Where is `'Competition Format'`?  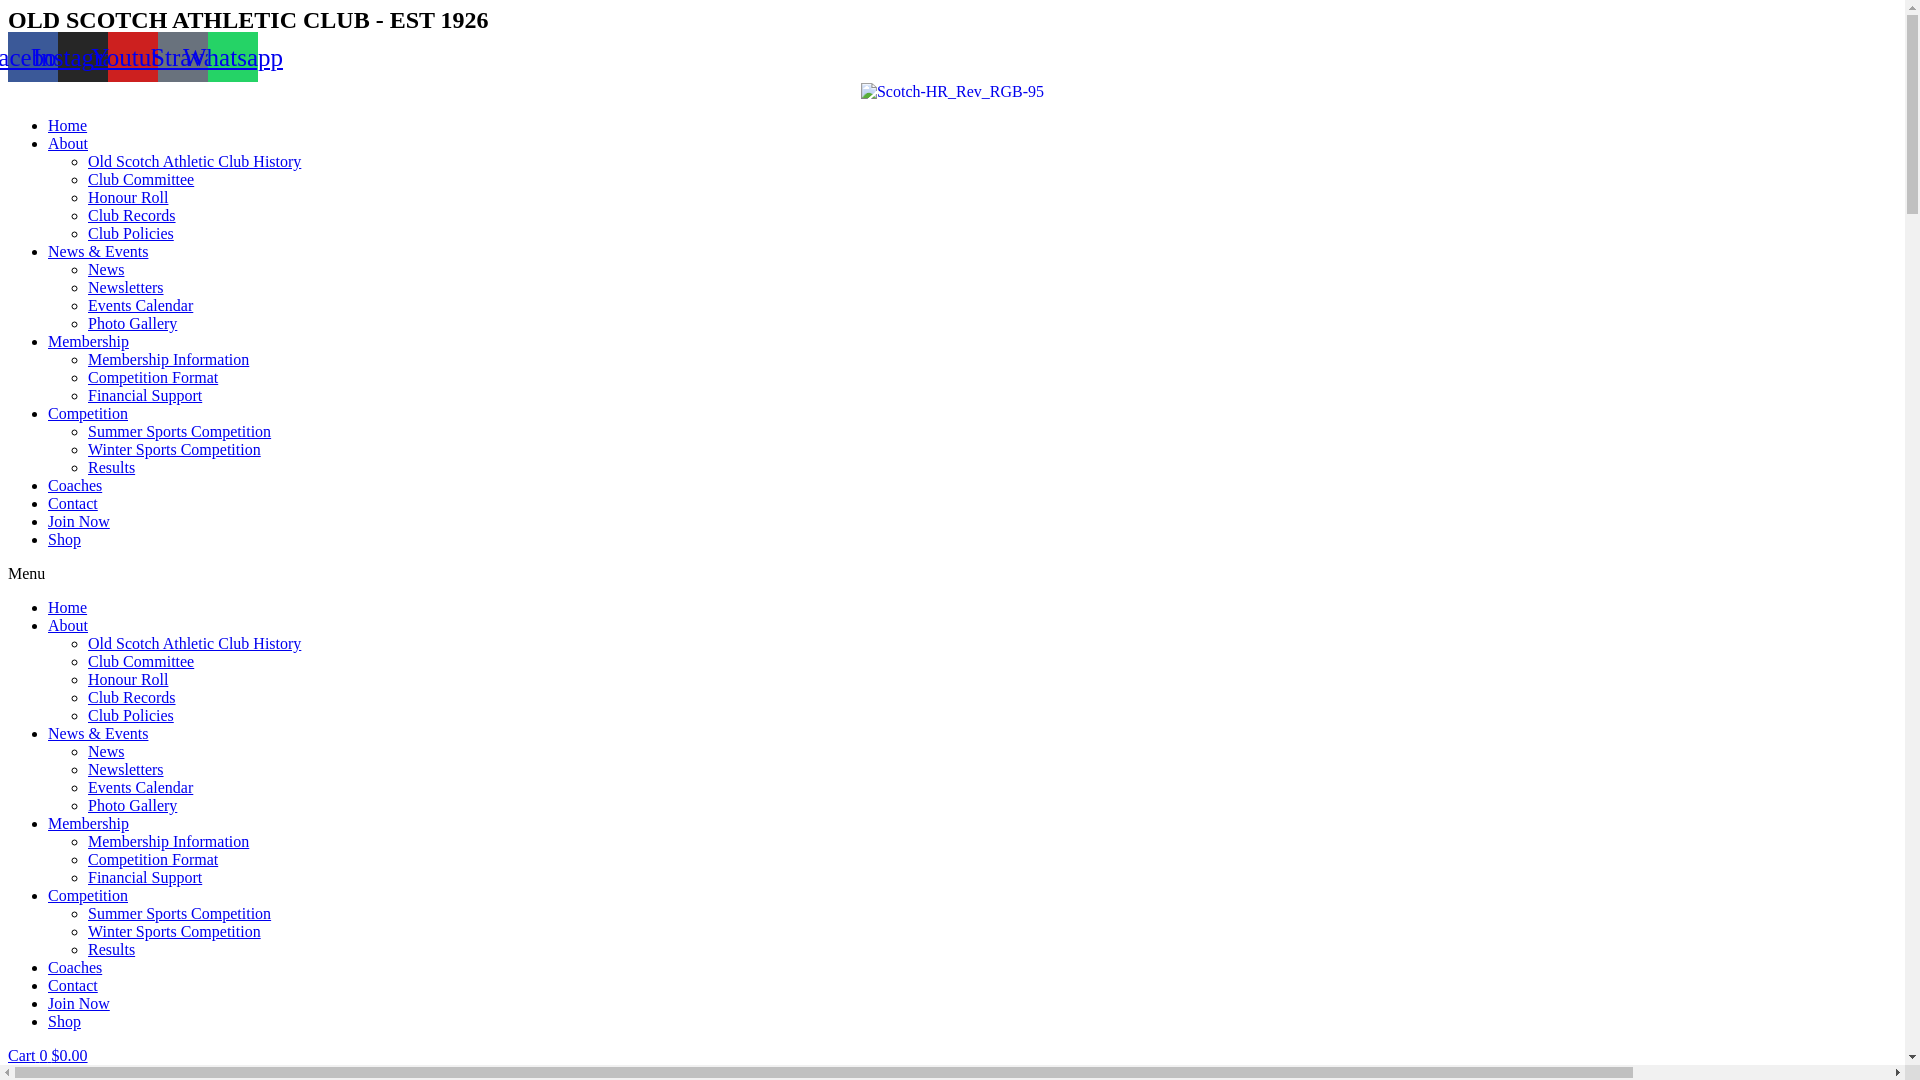 'Competition Format' is located at coordinates (152, 377).